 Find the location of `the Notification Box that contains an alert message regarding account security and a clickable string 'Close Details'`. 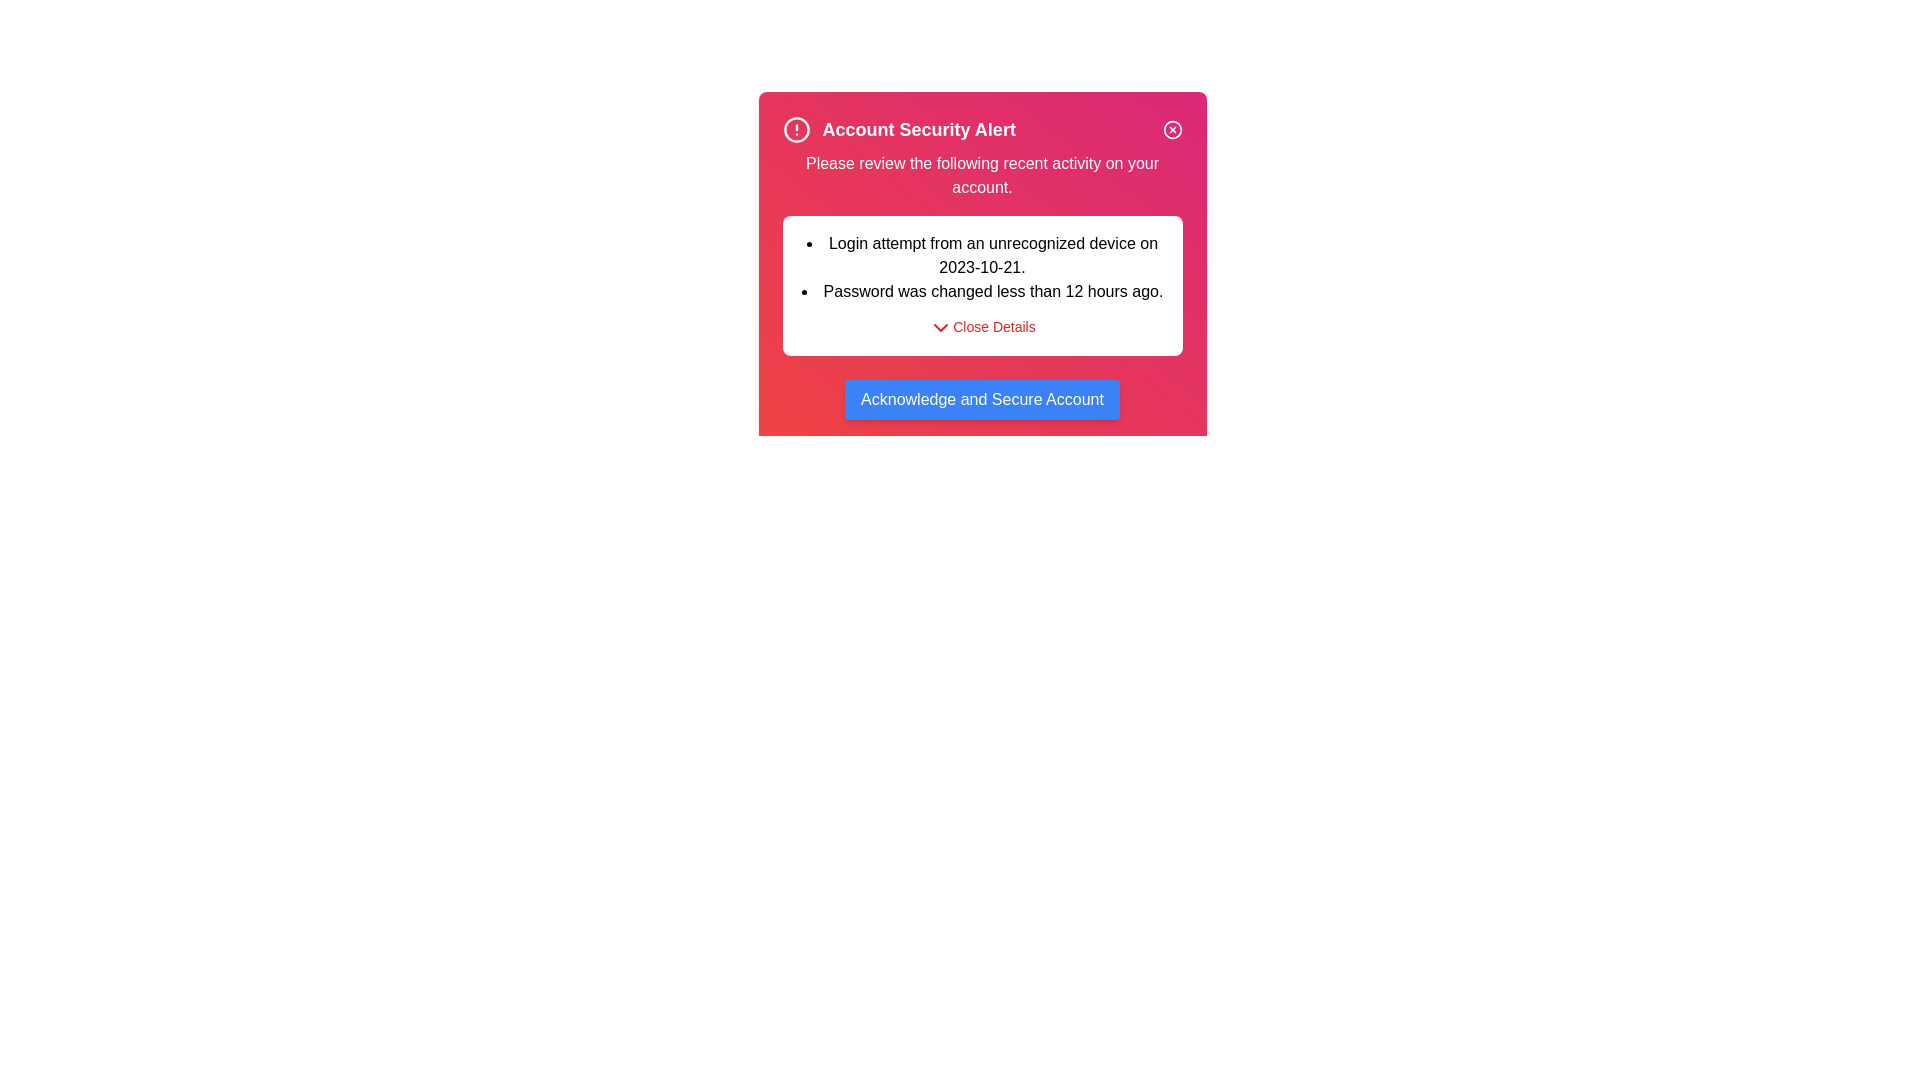

the Notification Box that contains an alert message regarding account security and a clickable string 'Close Details' is located at coordinates (982, 285).